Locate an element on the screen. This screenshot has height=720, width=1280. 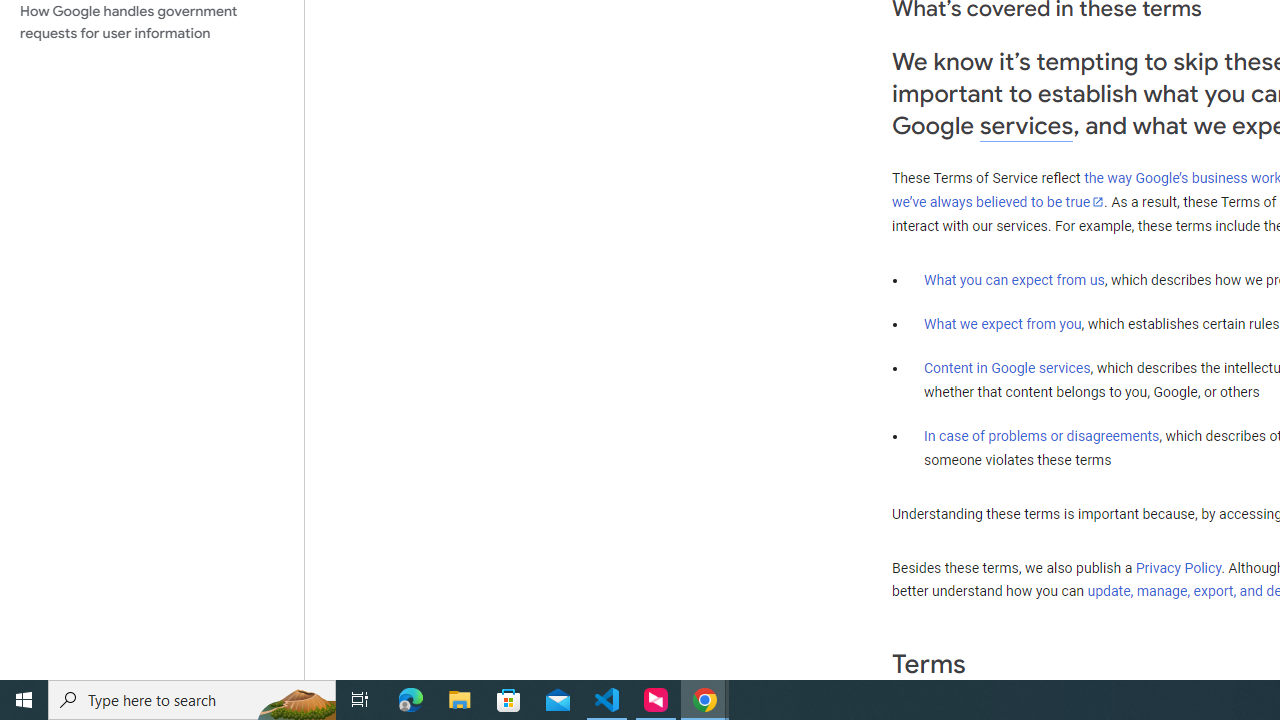
'Privacy Policy' is located at coordinates (1178, 567).